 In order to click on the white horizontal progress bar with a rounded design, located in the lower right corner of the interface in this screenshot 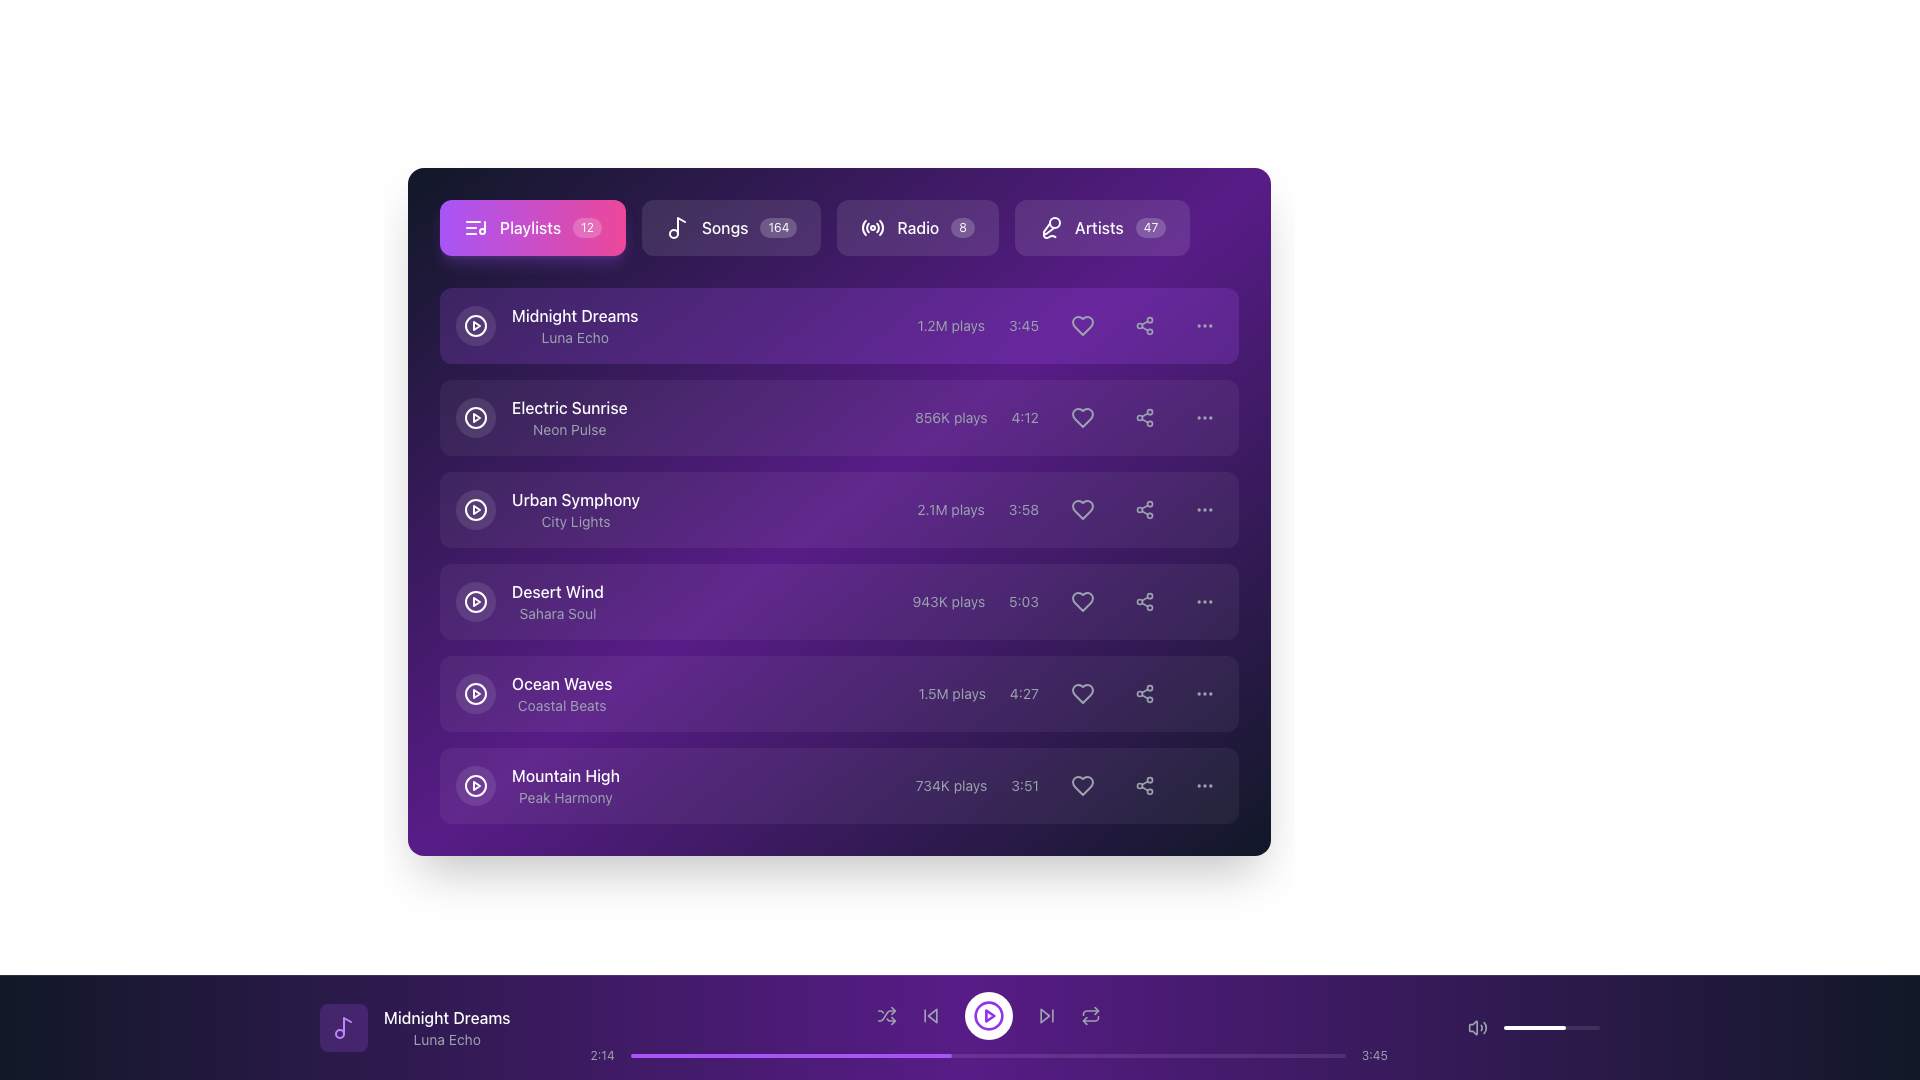, I will do `click(1534, 1028)`.